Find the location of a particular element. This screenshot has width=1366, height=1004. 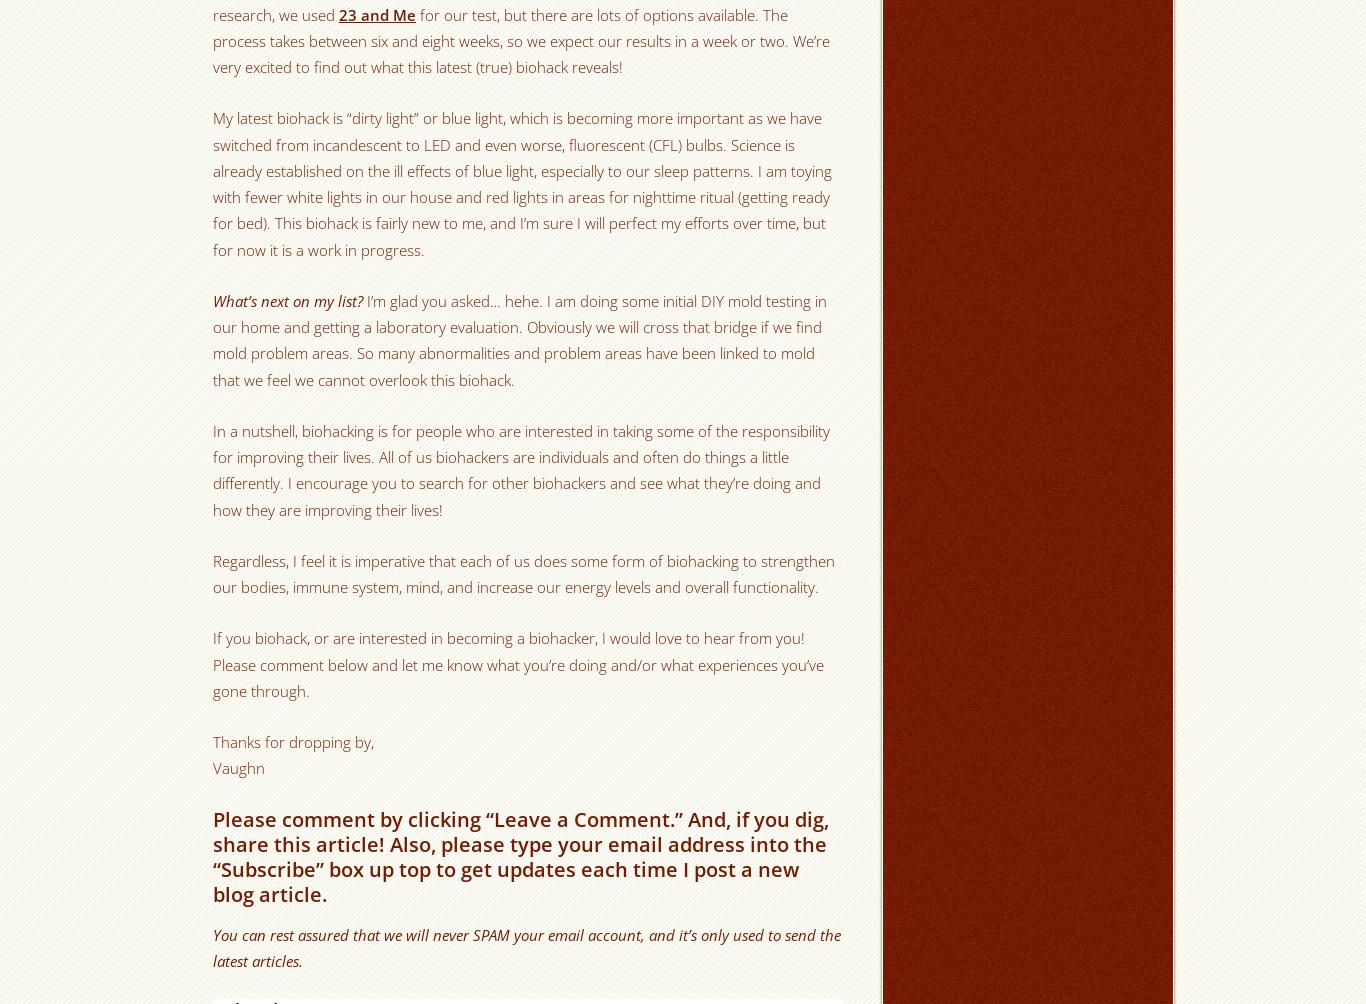

'You can rest assured that we will never SPAM your email account, and it’s only used to send the latest articles.' is located at coordinates (527, 945).